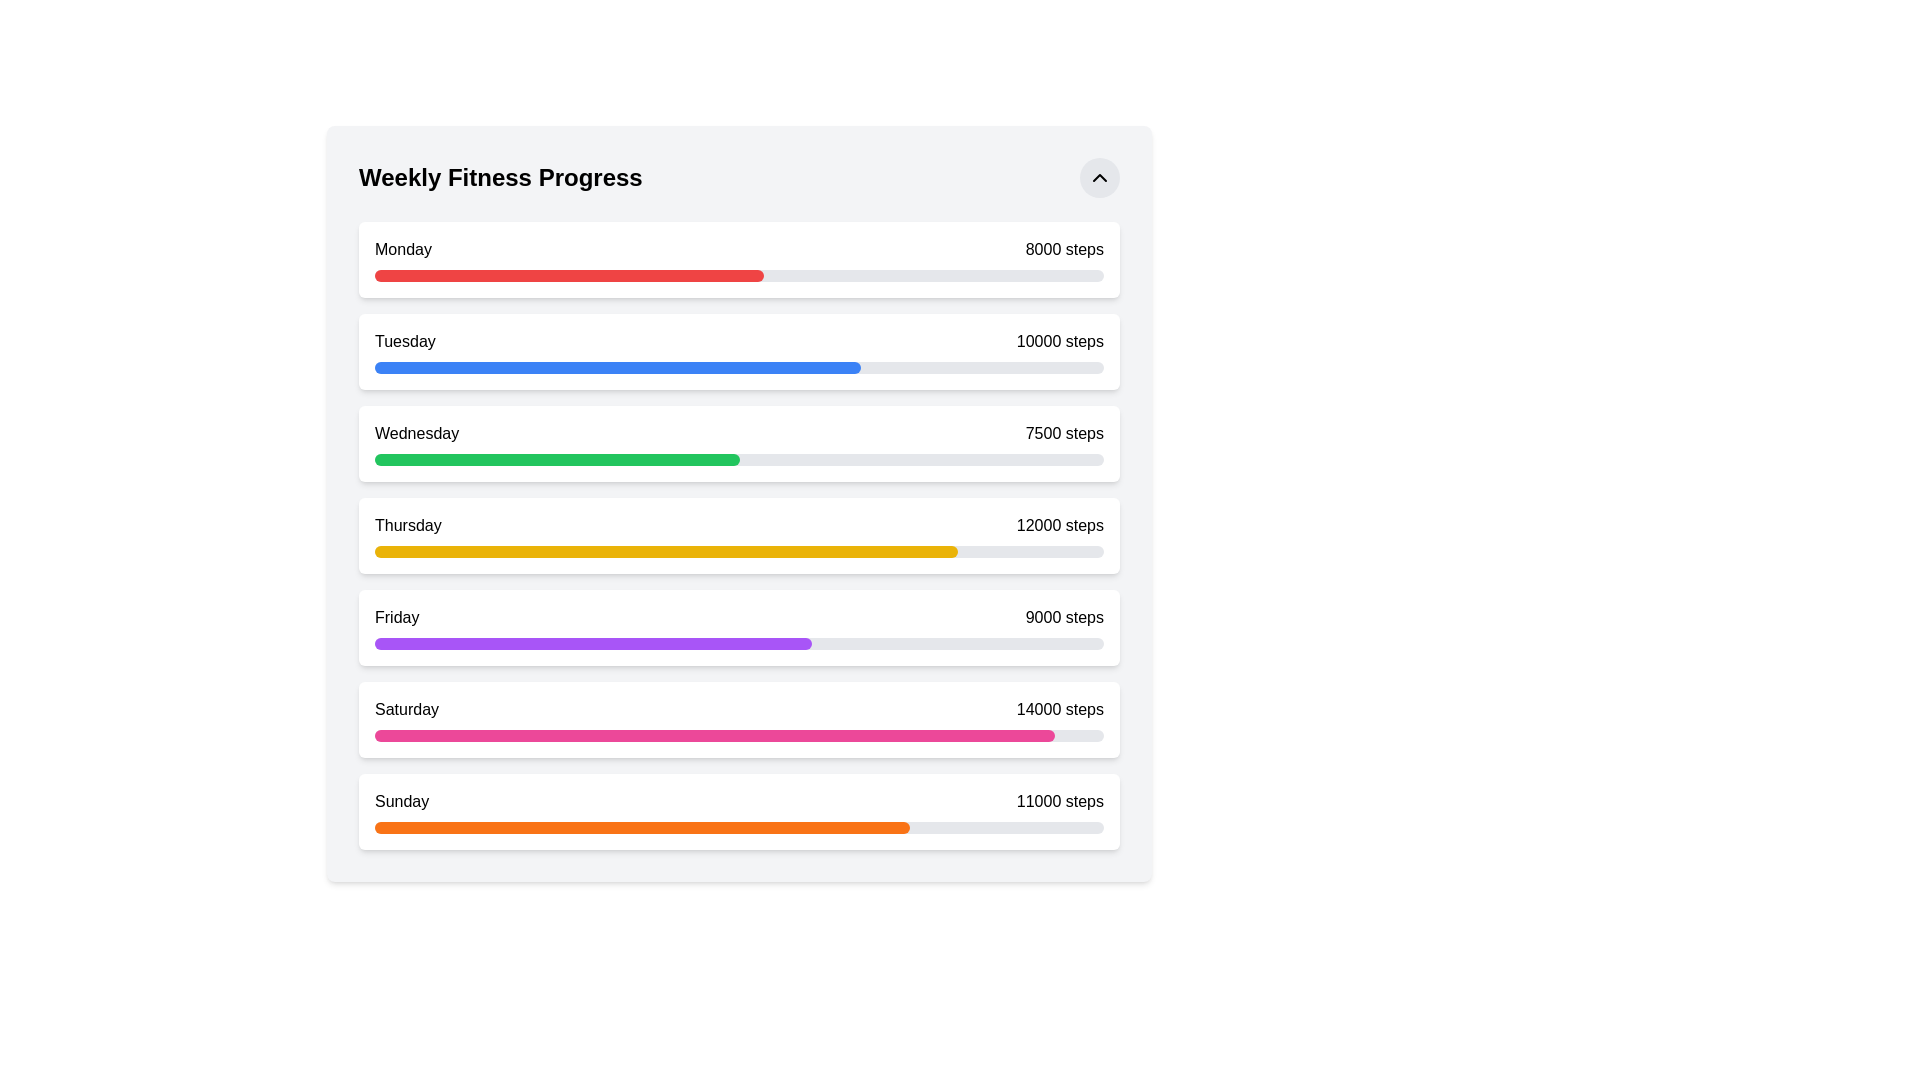 The image size is (1920, 1080). I want to click on the text label 'Wednesday' in the 'Weekly Fitness Progress' section which indicates the day of the week, so click(416, 433).